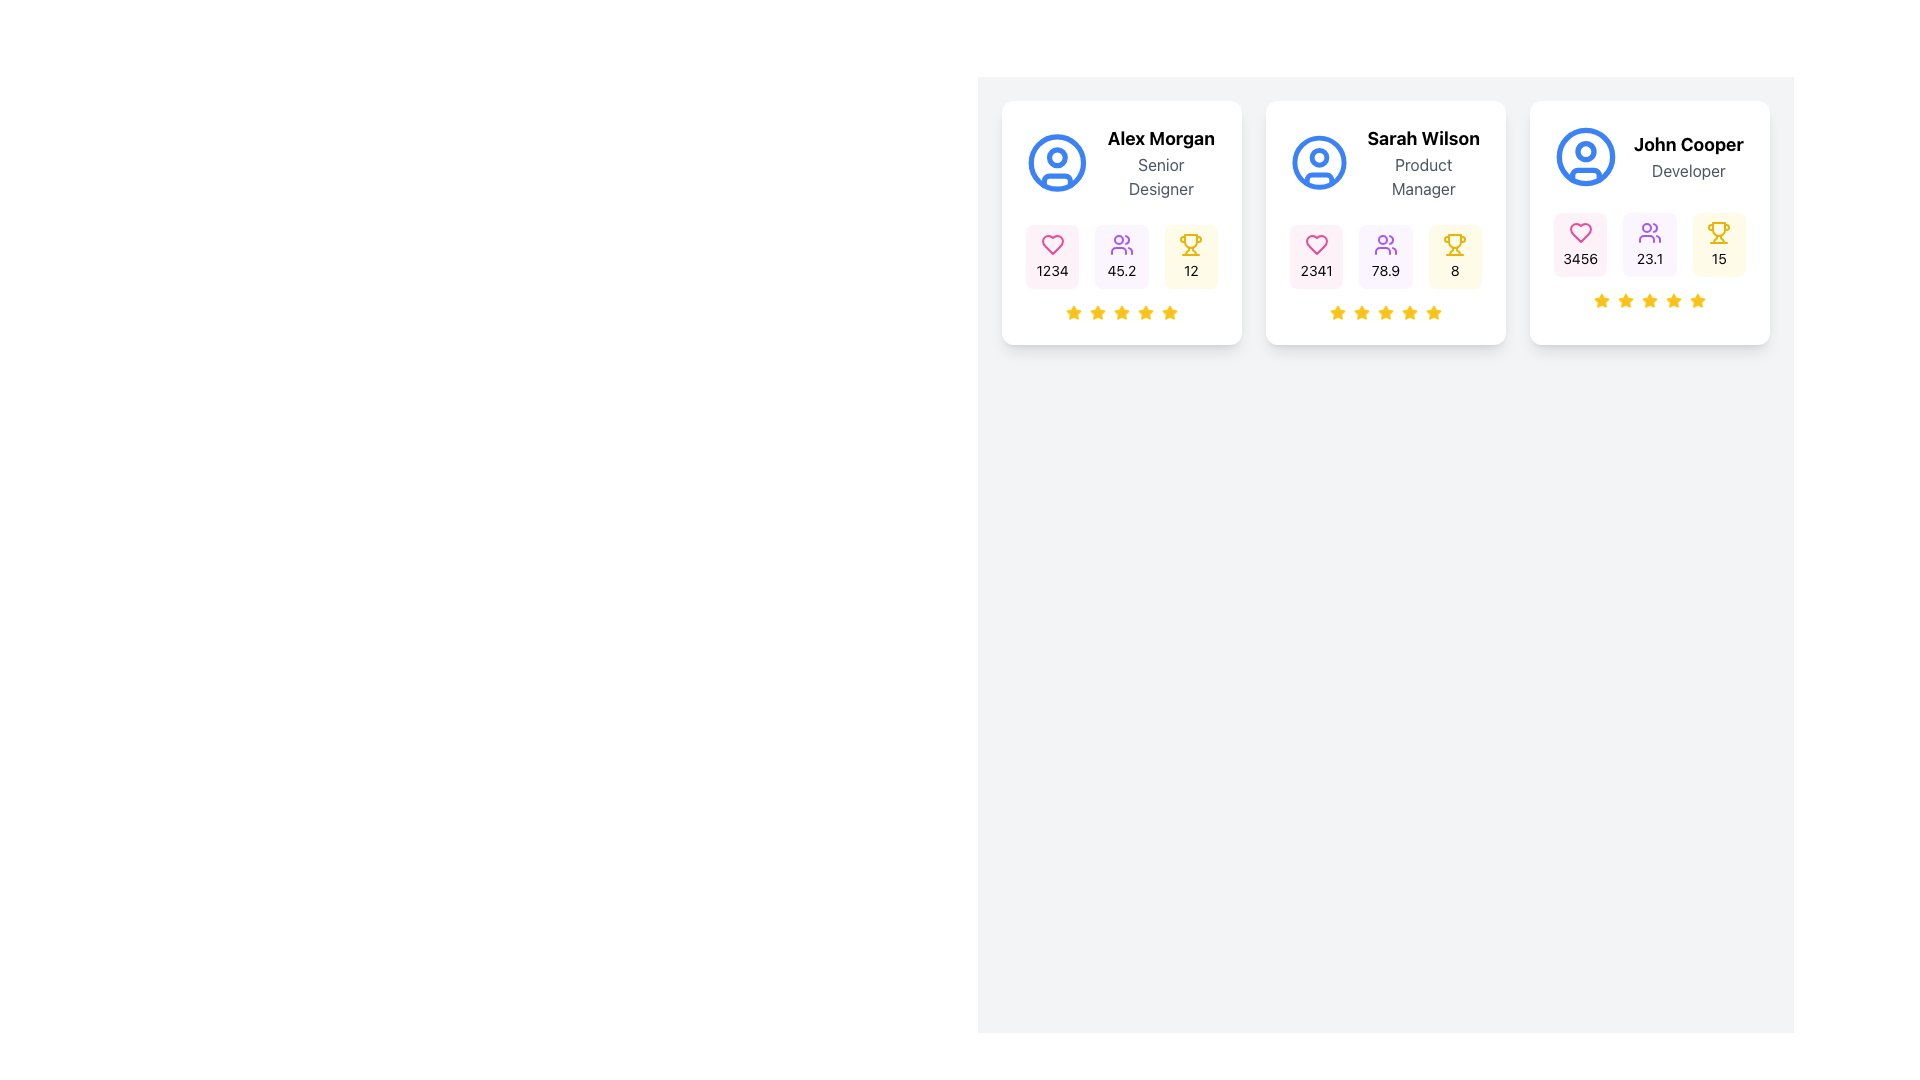 This screenshot has width=1920, height=1080. What do you see at coordinates (1097, 312) in the screenshot?
I see `the yellow five-pointed star icon, which is the third star in a row of five stars in the rating section of the first user profile card, to modify its visibility` at bounding box center [1097, 312].